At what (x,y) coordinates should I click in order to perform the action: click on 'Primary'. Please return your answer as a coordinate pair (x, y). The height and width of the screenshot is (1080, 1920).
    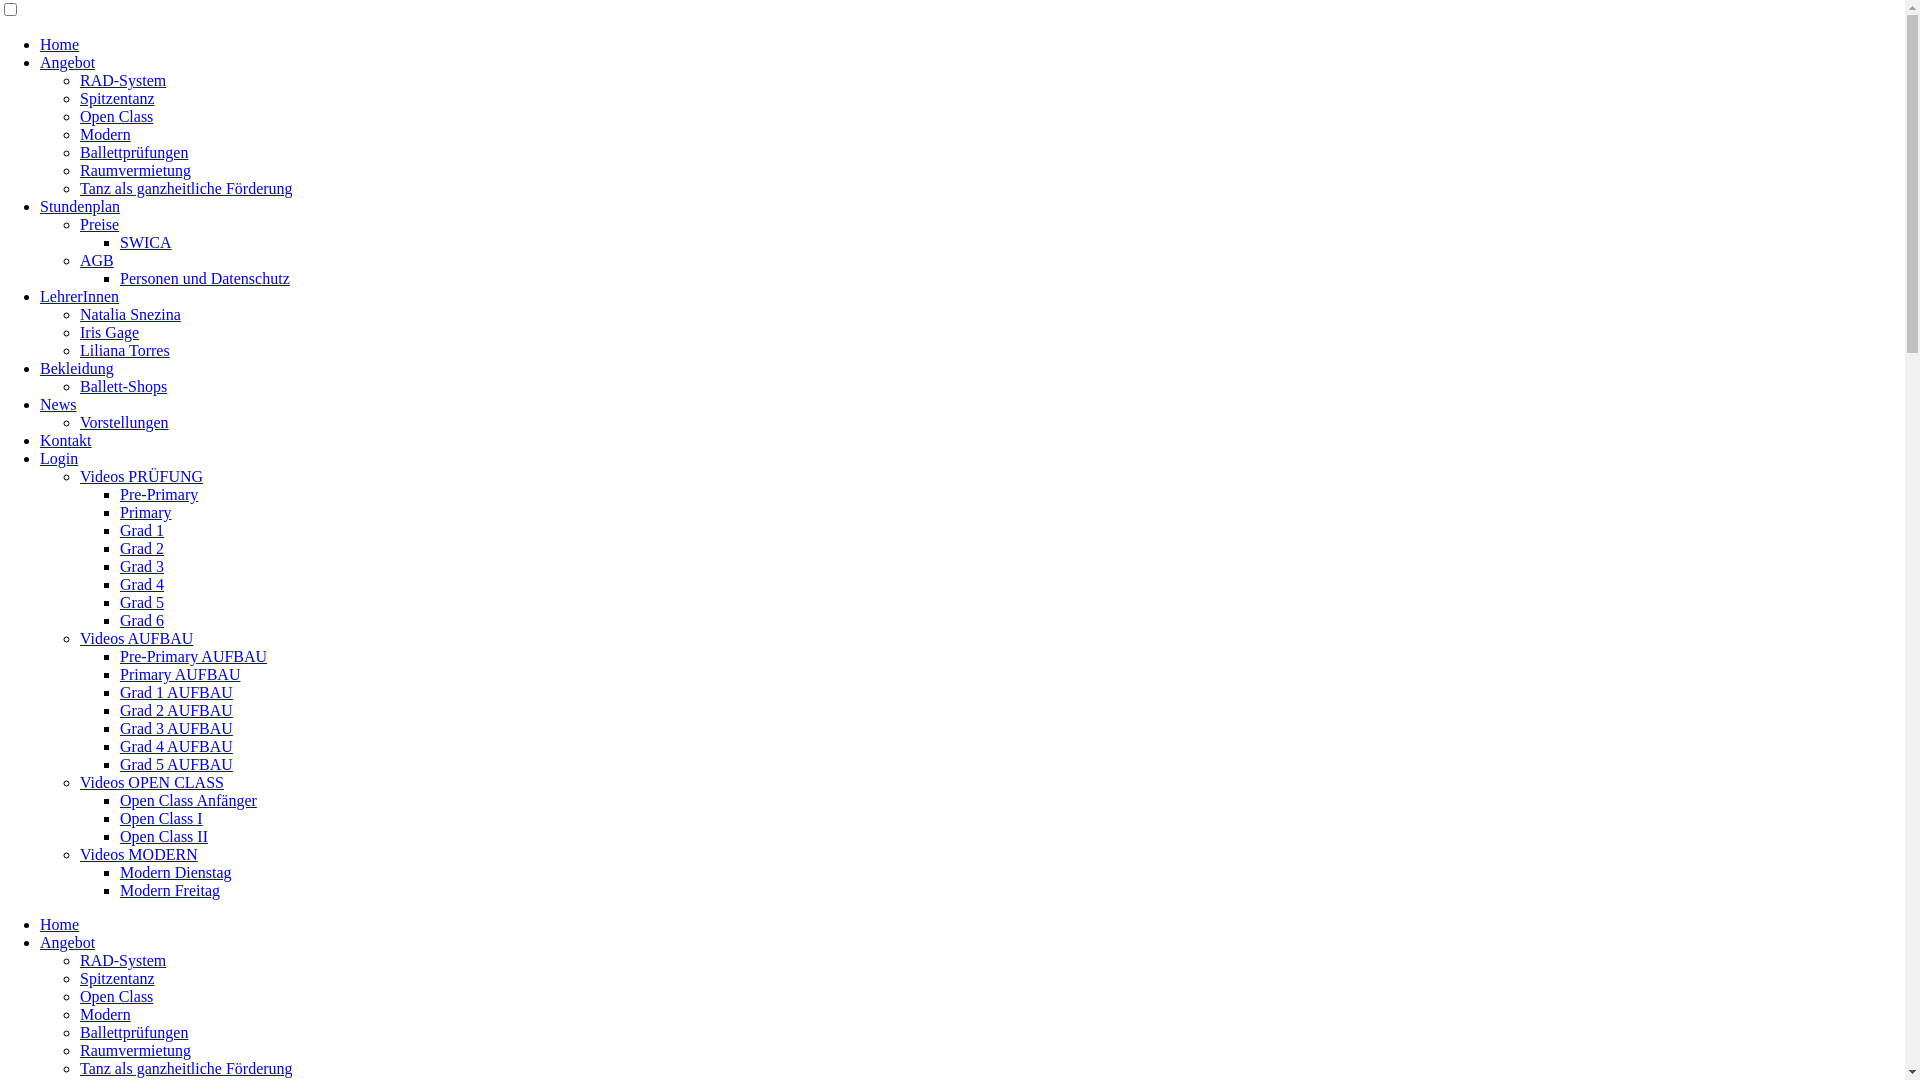
    Looking at the image, I should click on (144, 511).